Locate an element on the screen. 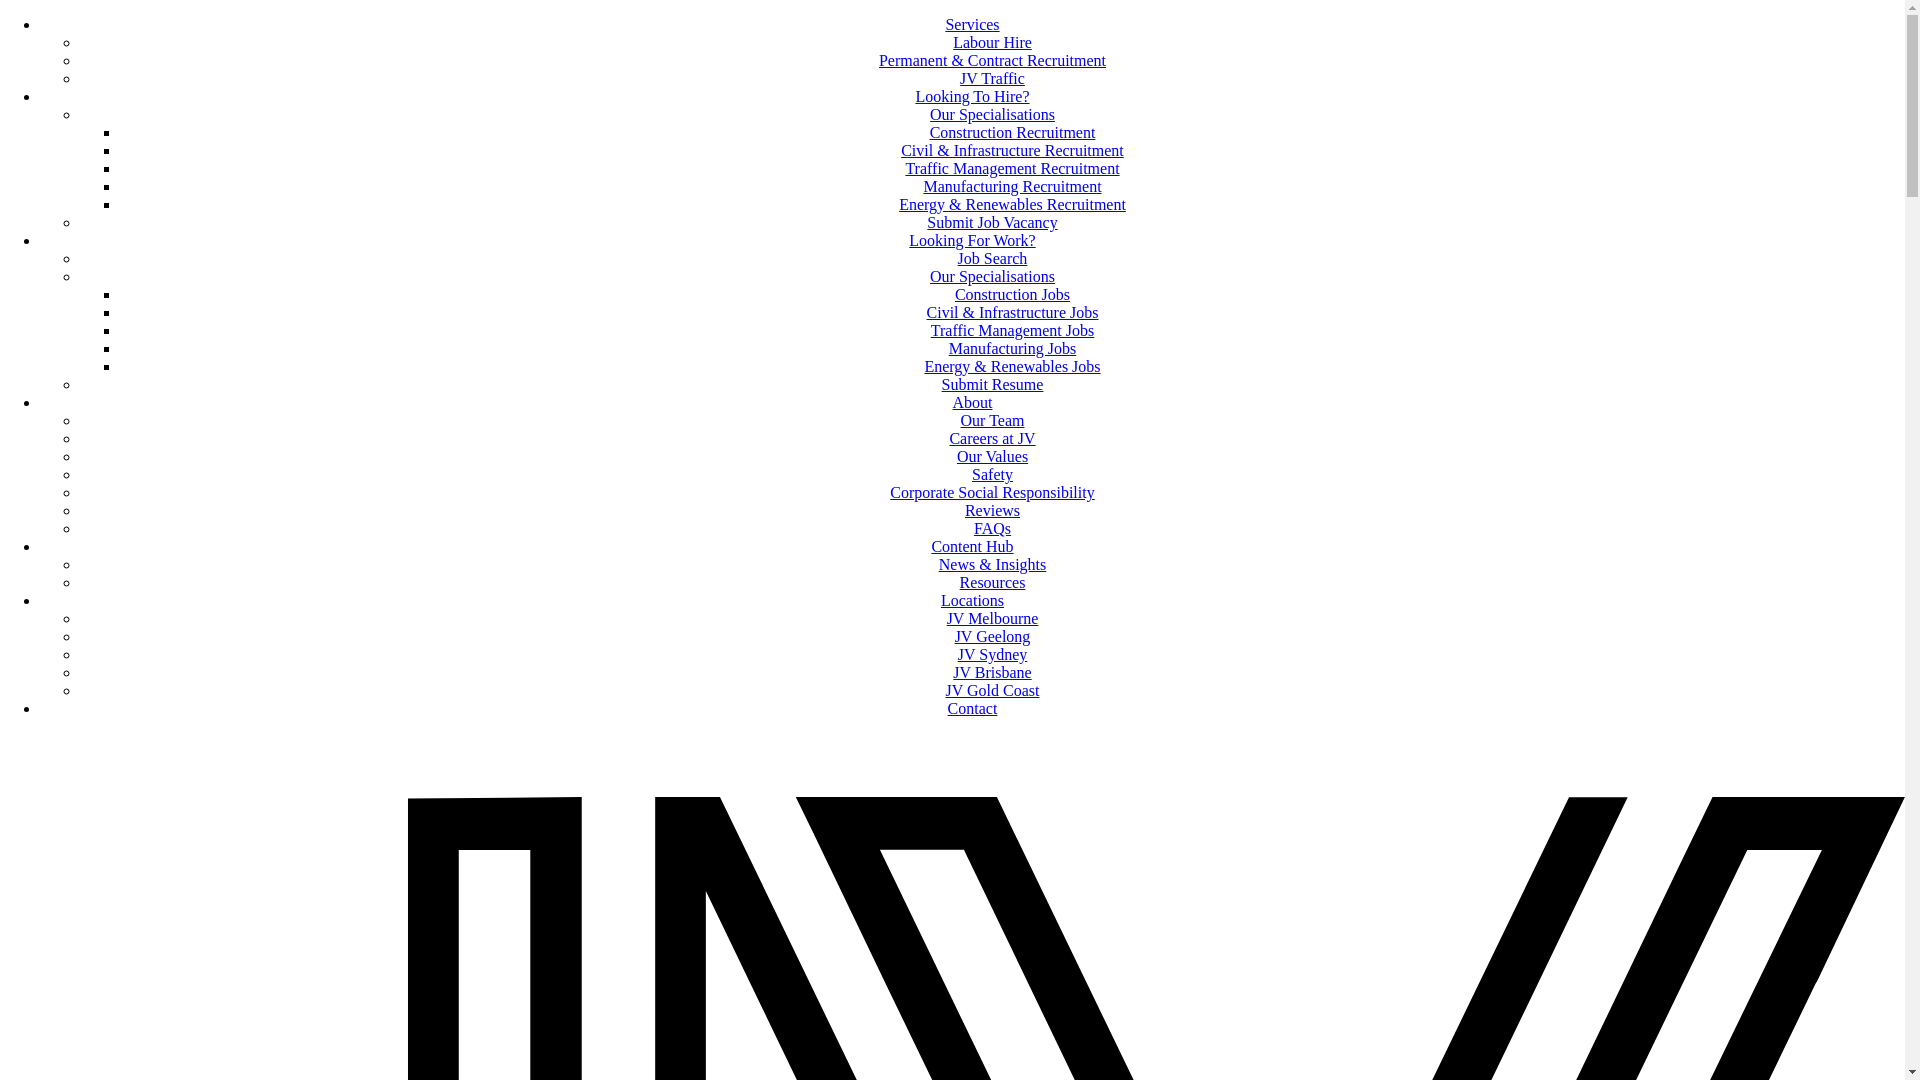 This screenshot has height=1080, width=1920. 'Energy & Renewables Recruitment' is located at coordinates (897, 204).